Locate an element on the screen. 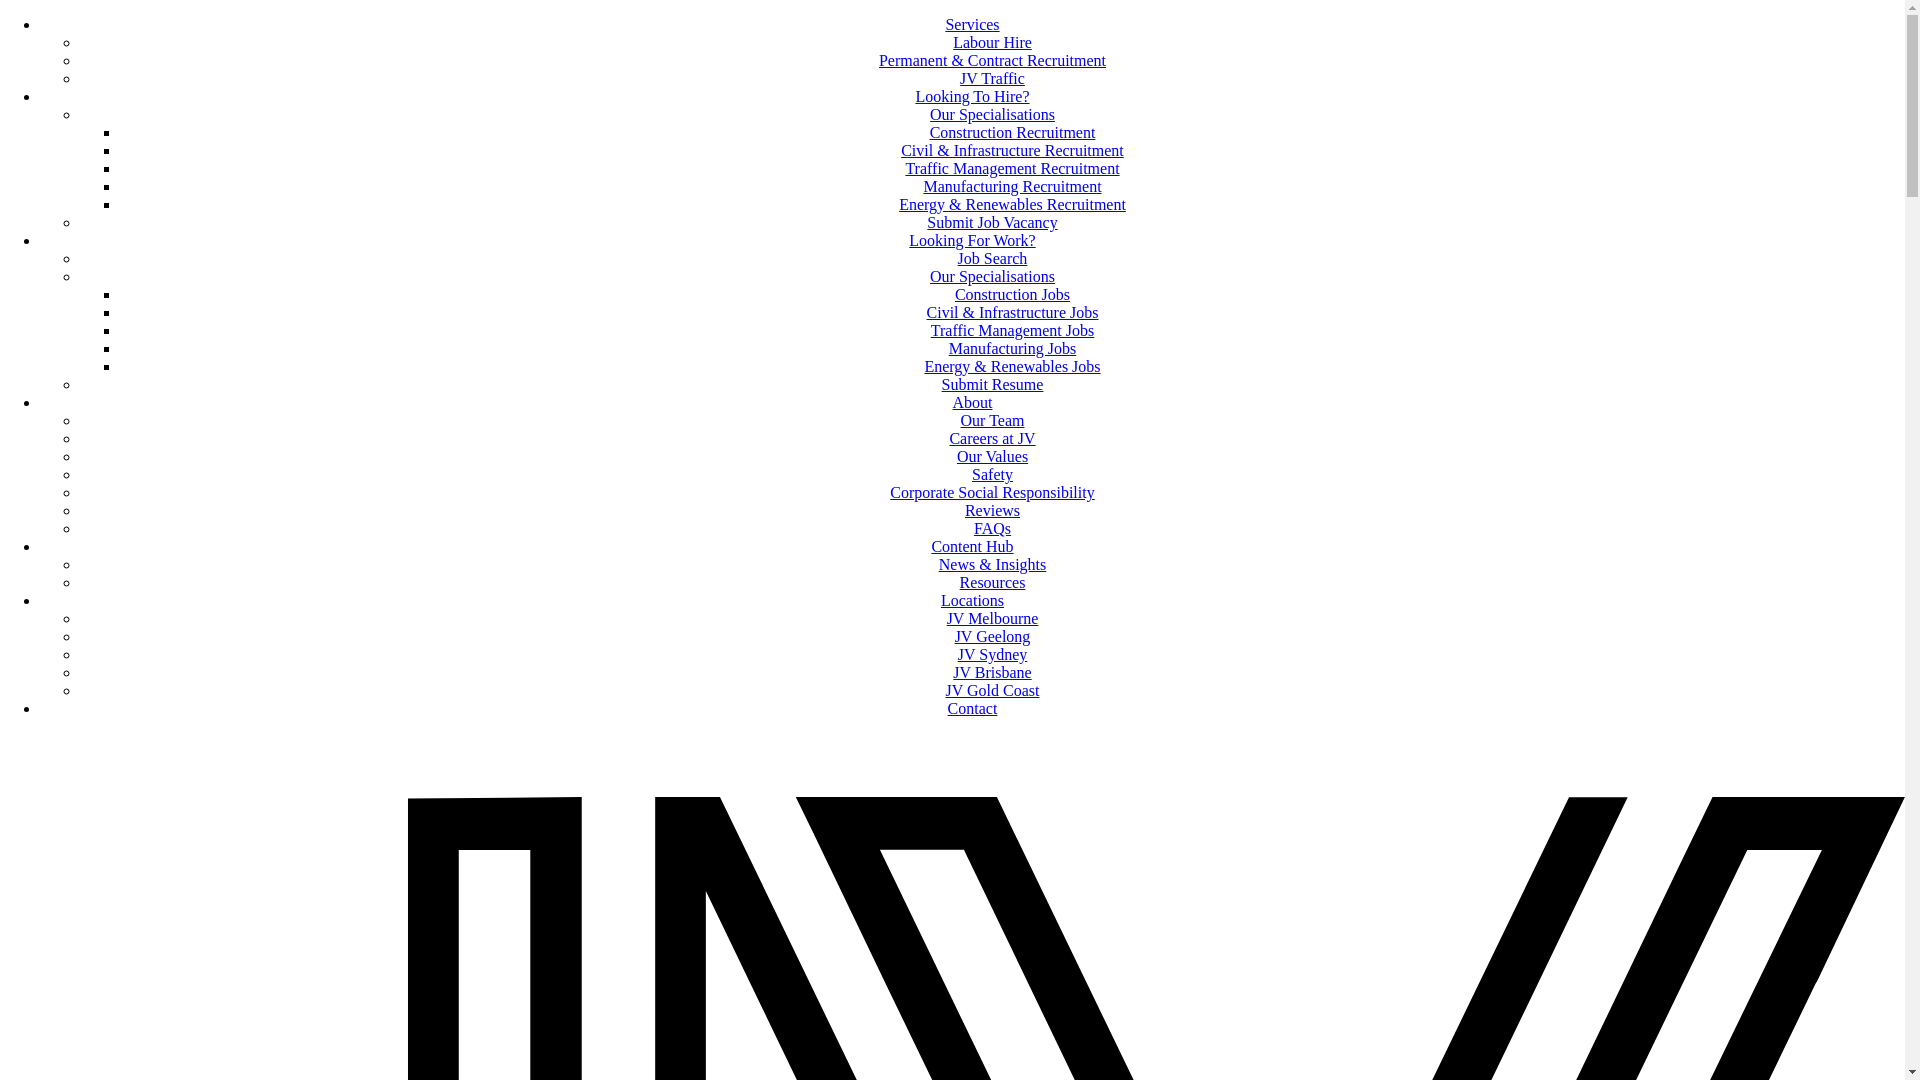 This screenshot has height=1080, width=1920. 'Energy & Renewables Recruitment' is located at coordinates (897, 204).